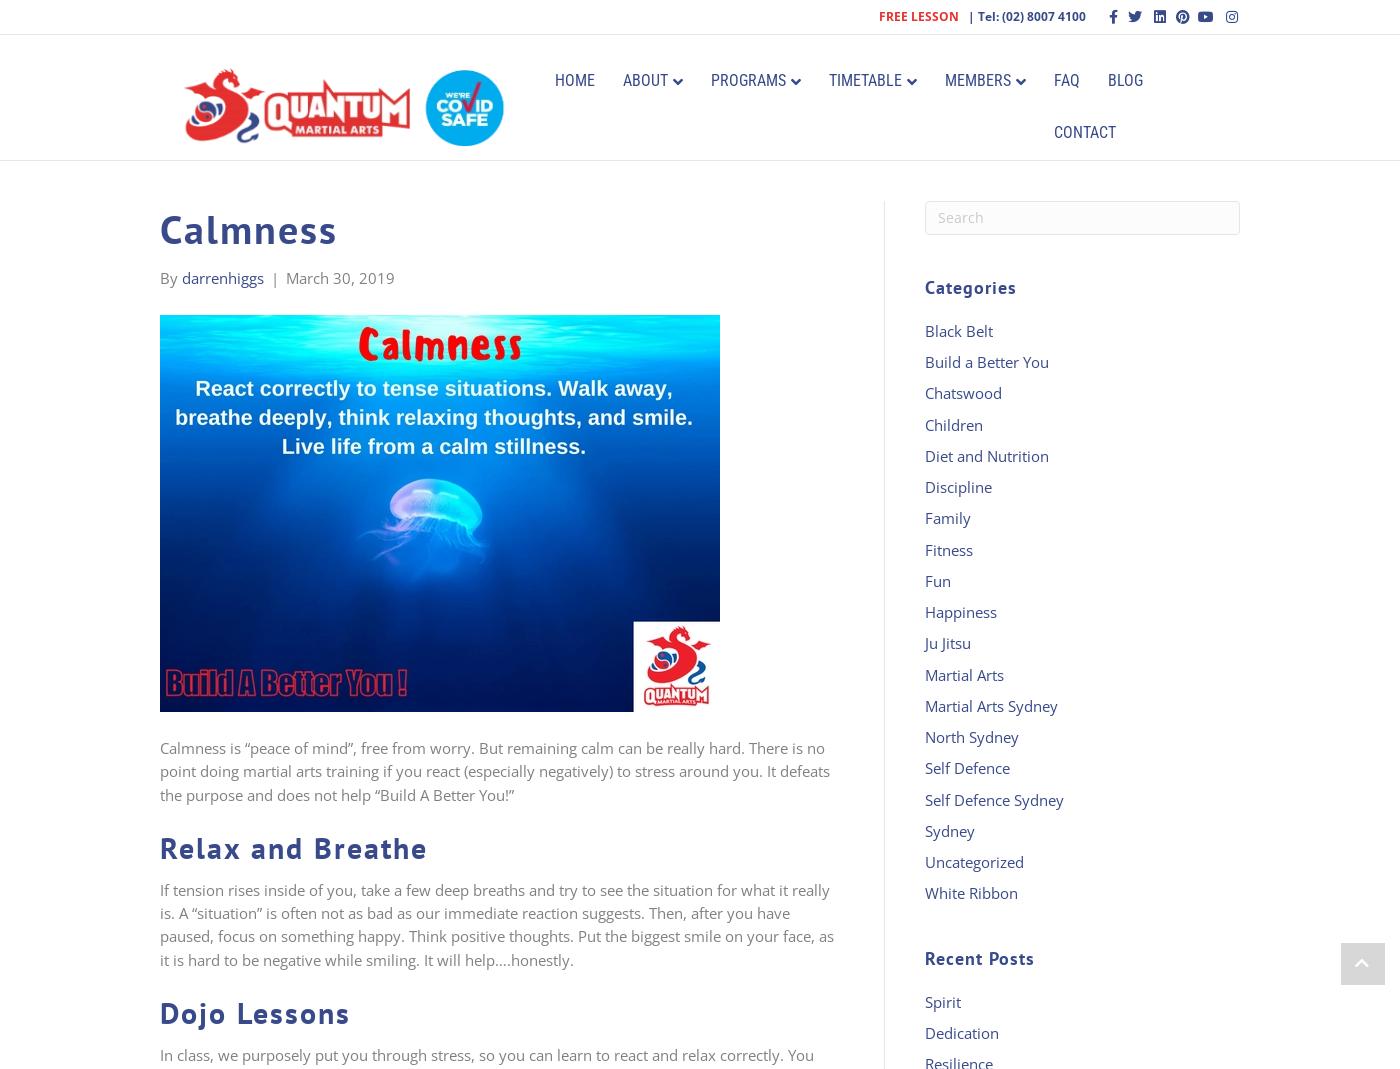 This screenshot has height=1069, width=1400. I want to click on 'Self Defence', so click(967, 767).